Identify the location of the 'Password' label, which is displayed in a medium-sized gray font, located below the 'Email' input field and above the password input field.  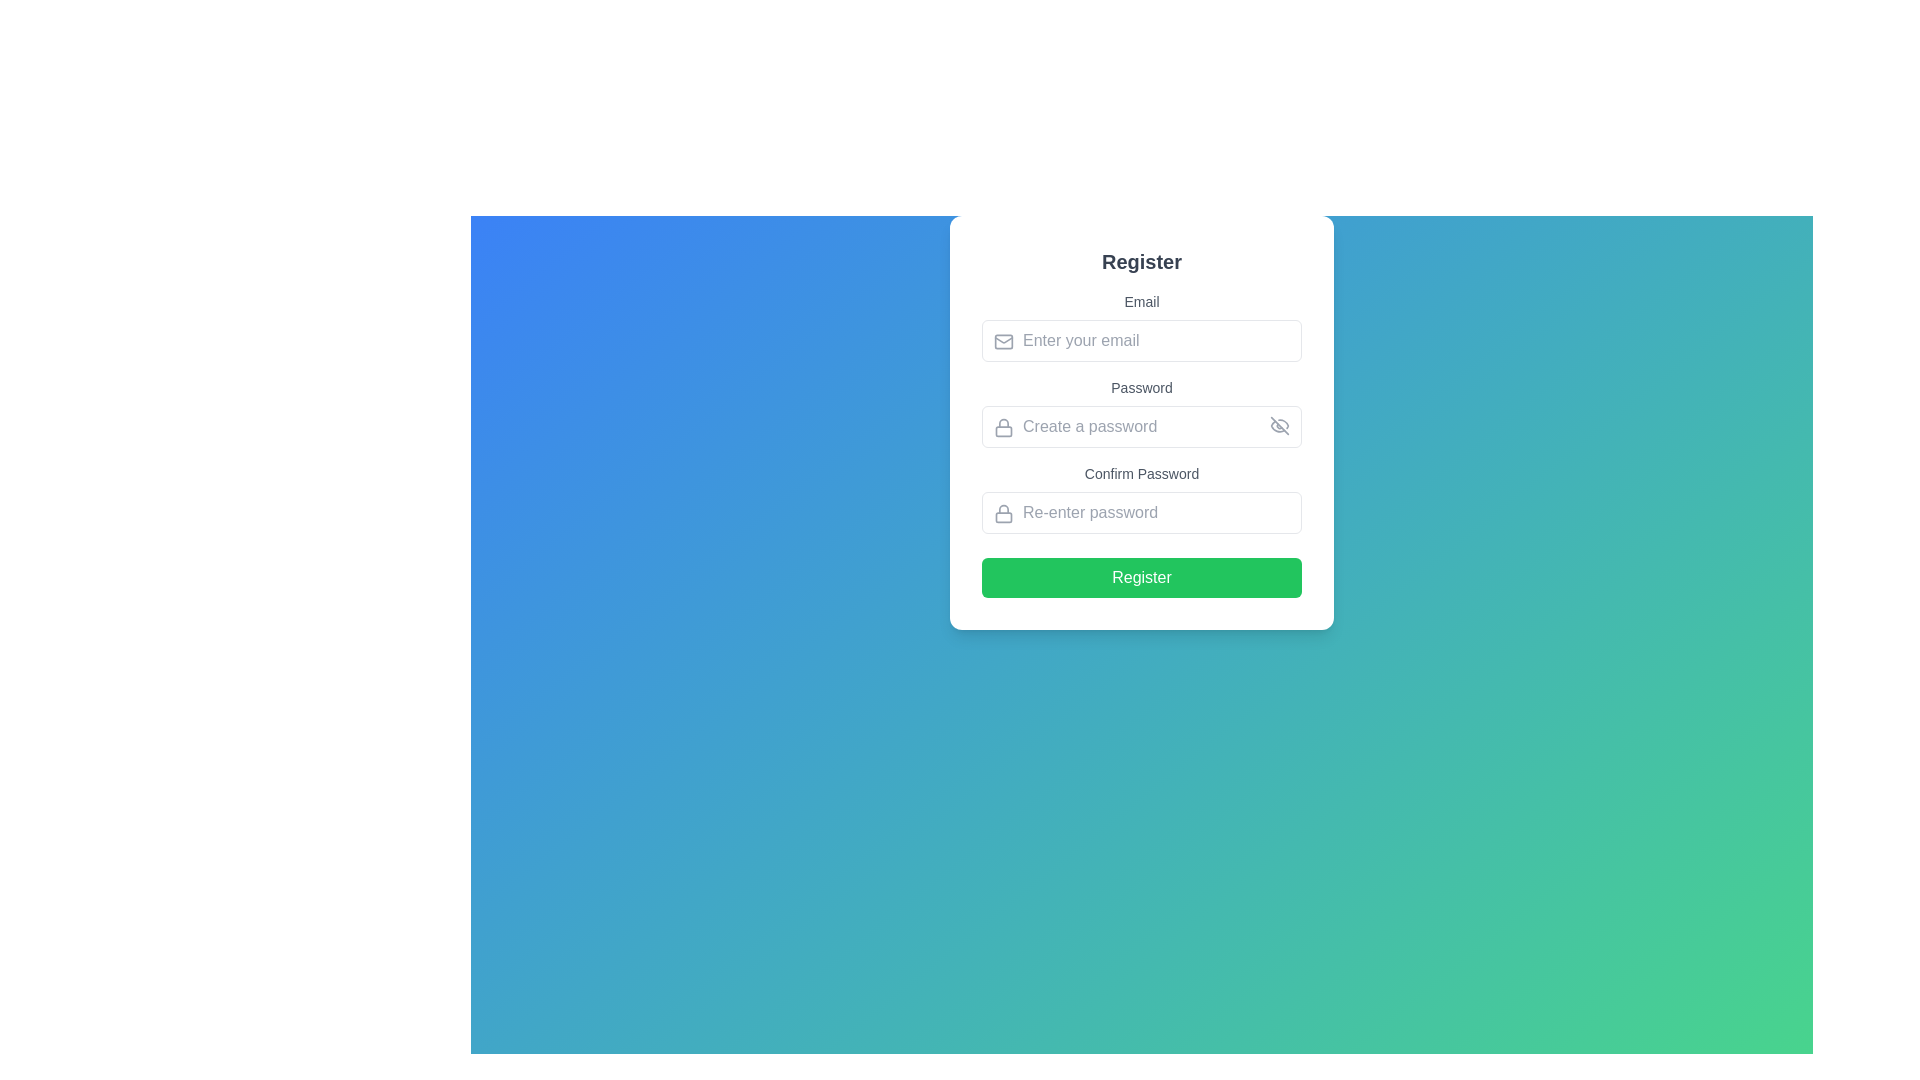
(1142, 388).